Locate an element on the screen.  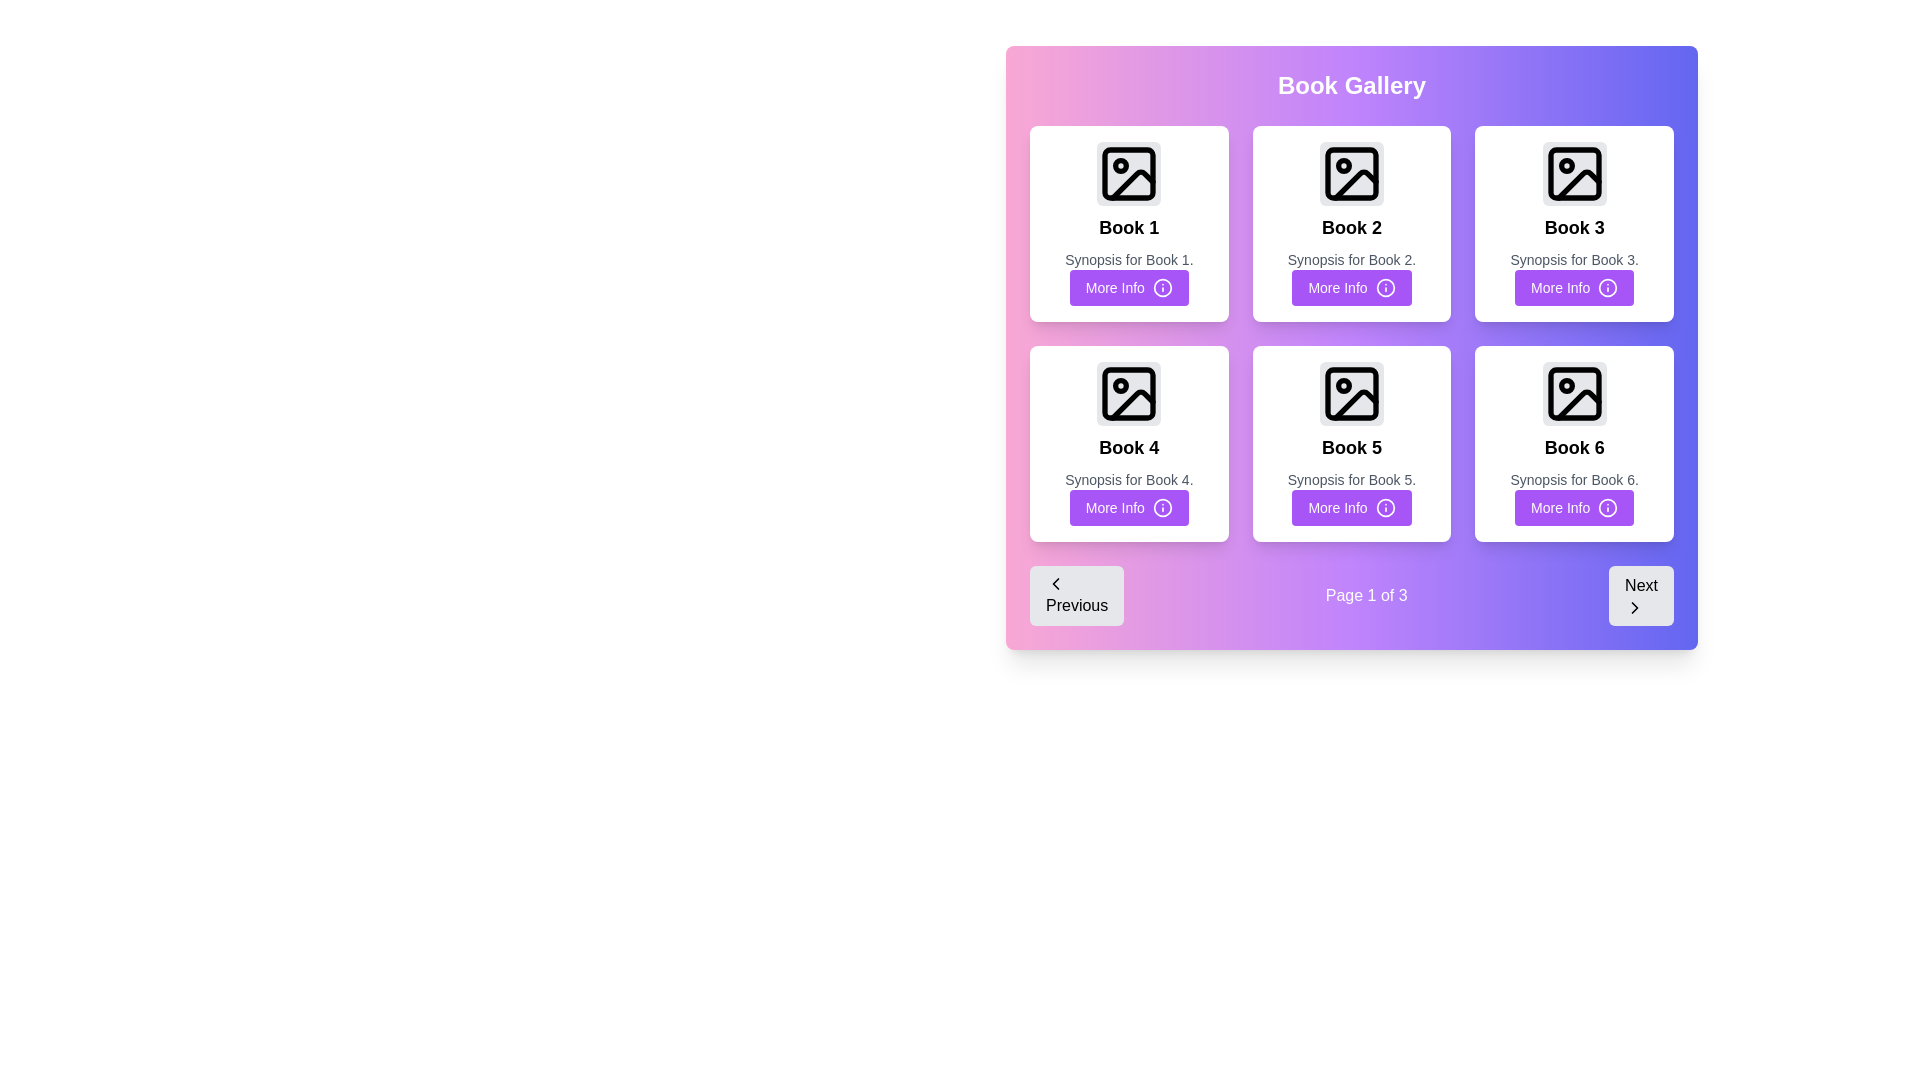
the Text Label that provides a synopsis for 'Book 5', located in the center column of the second row, beneath the 'Book 5' title and above the 'More Info' button is located at coordinates (1352, 479).